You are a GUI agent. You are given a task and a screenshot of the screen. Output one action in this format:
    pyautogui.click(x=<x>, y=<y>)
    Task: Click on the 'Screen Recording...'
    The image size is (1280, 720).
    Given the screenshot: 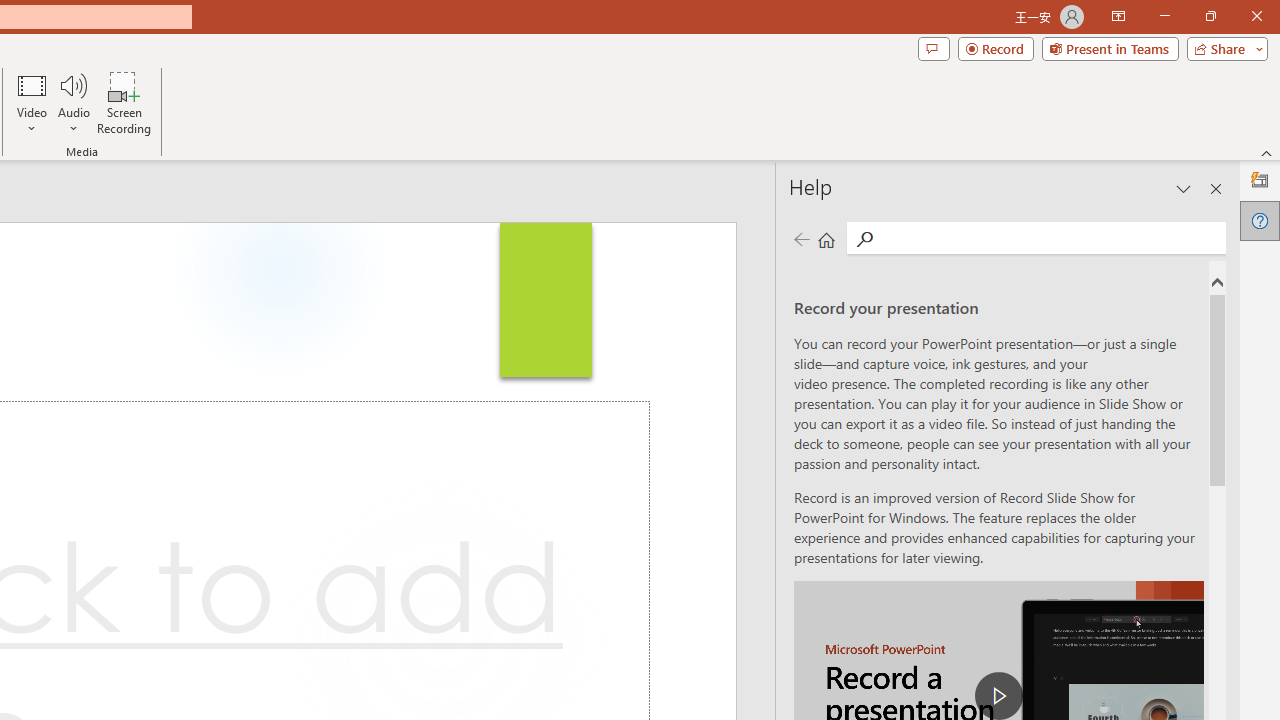 What is the action you would take?
    pyautogui.click(x=123, y=103)
    